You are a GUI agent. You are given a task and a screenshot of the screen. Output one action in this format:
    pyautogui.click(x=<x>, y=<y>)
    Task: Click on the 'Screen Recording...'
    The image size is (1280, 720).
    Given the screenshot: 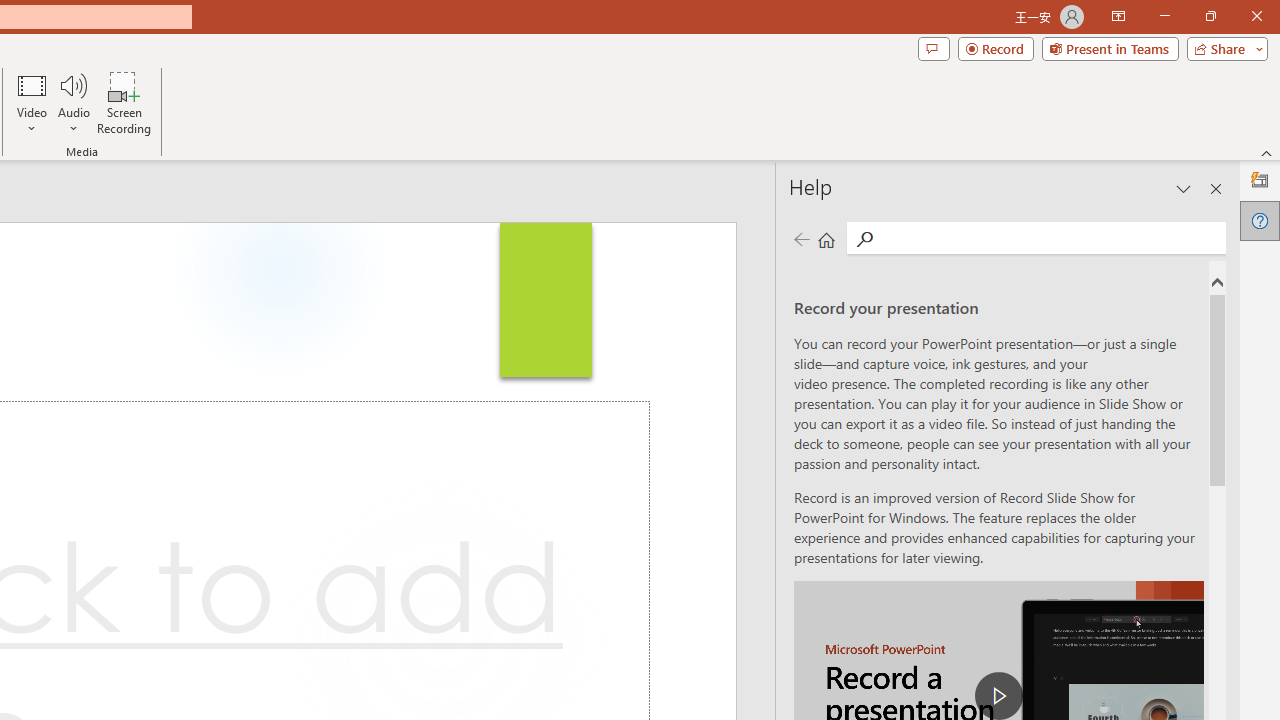 What is the action you would take?
    pyautogui.click(x=123, y=103)
    